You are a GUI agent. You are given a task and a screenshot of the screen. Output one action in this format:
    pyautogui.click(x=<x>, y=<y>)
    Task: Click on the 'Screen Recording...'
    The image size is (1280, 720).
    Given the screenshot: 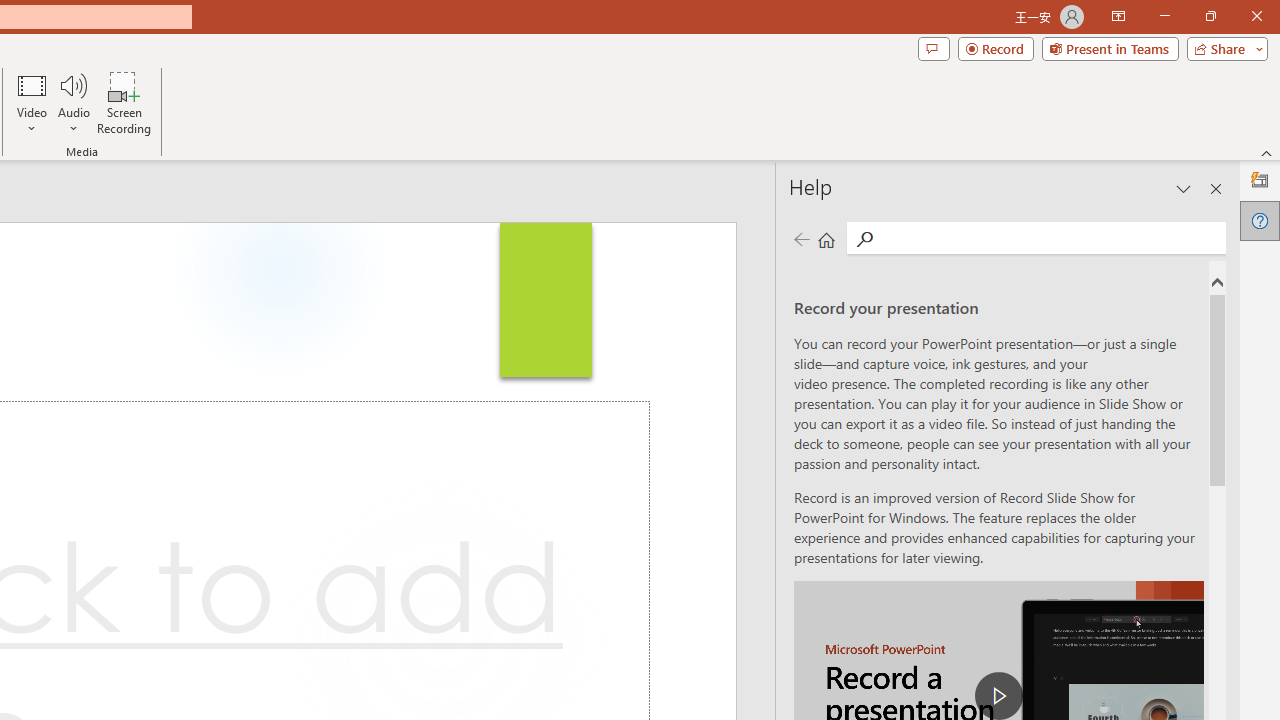 What is the action you would take?
    pyautogui.click(x=123, y=103)
    